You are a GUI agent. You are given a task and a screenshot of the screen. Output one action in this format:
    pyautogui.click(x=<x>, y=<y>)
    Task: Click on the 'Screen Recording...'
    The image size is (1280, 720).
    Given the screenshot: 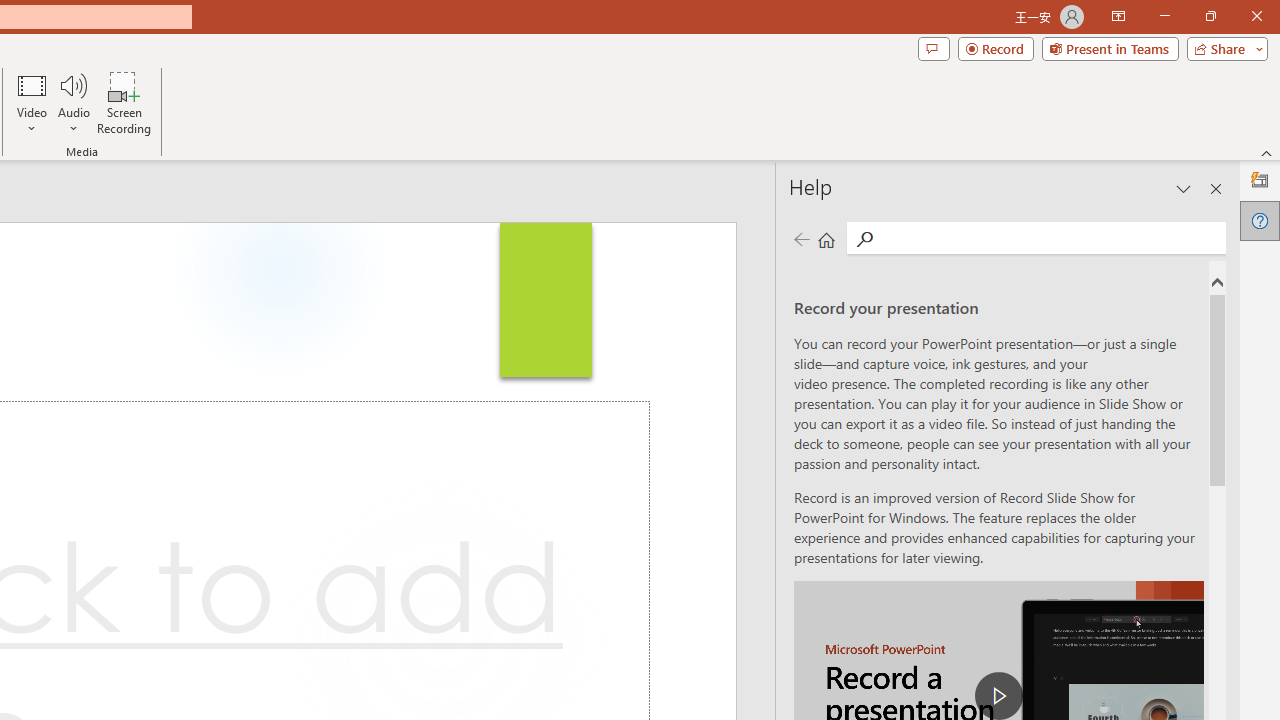 What is the action you would take?
    pyautogui.click(x=123, y=103)
    